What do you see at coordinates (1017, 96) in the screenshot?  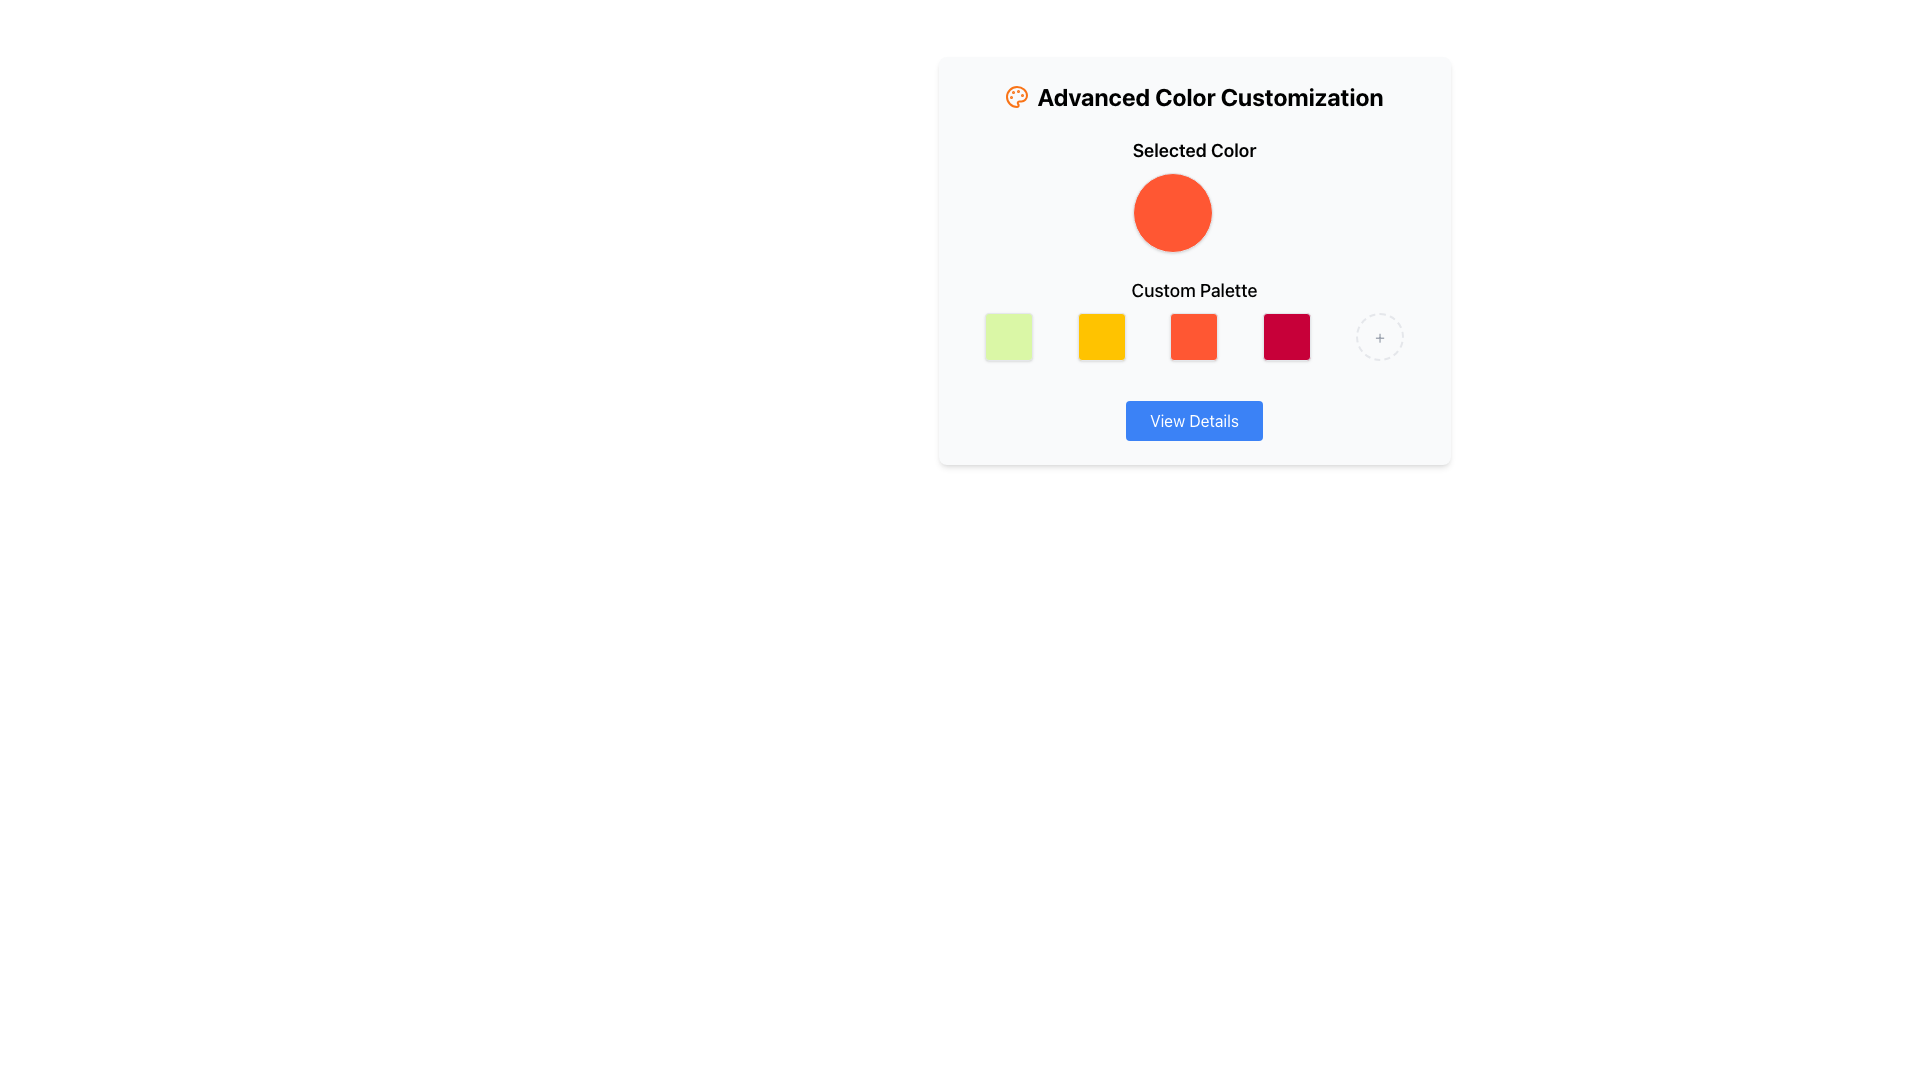 I see `the decorative icon representing artistic or color-customization functionalities, which is located to the left of the text 'Advanced Color Customization'` at bounding box center [1017, 96].